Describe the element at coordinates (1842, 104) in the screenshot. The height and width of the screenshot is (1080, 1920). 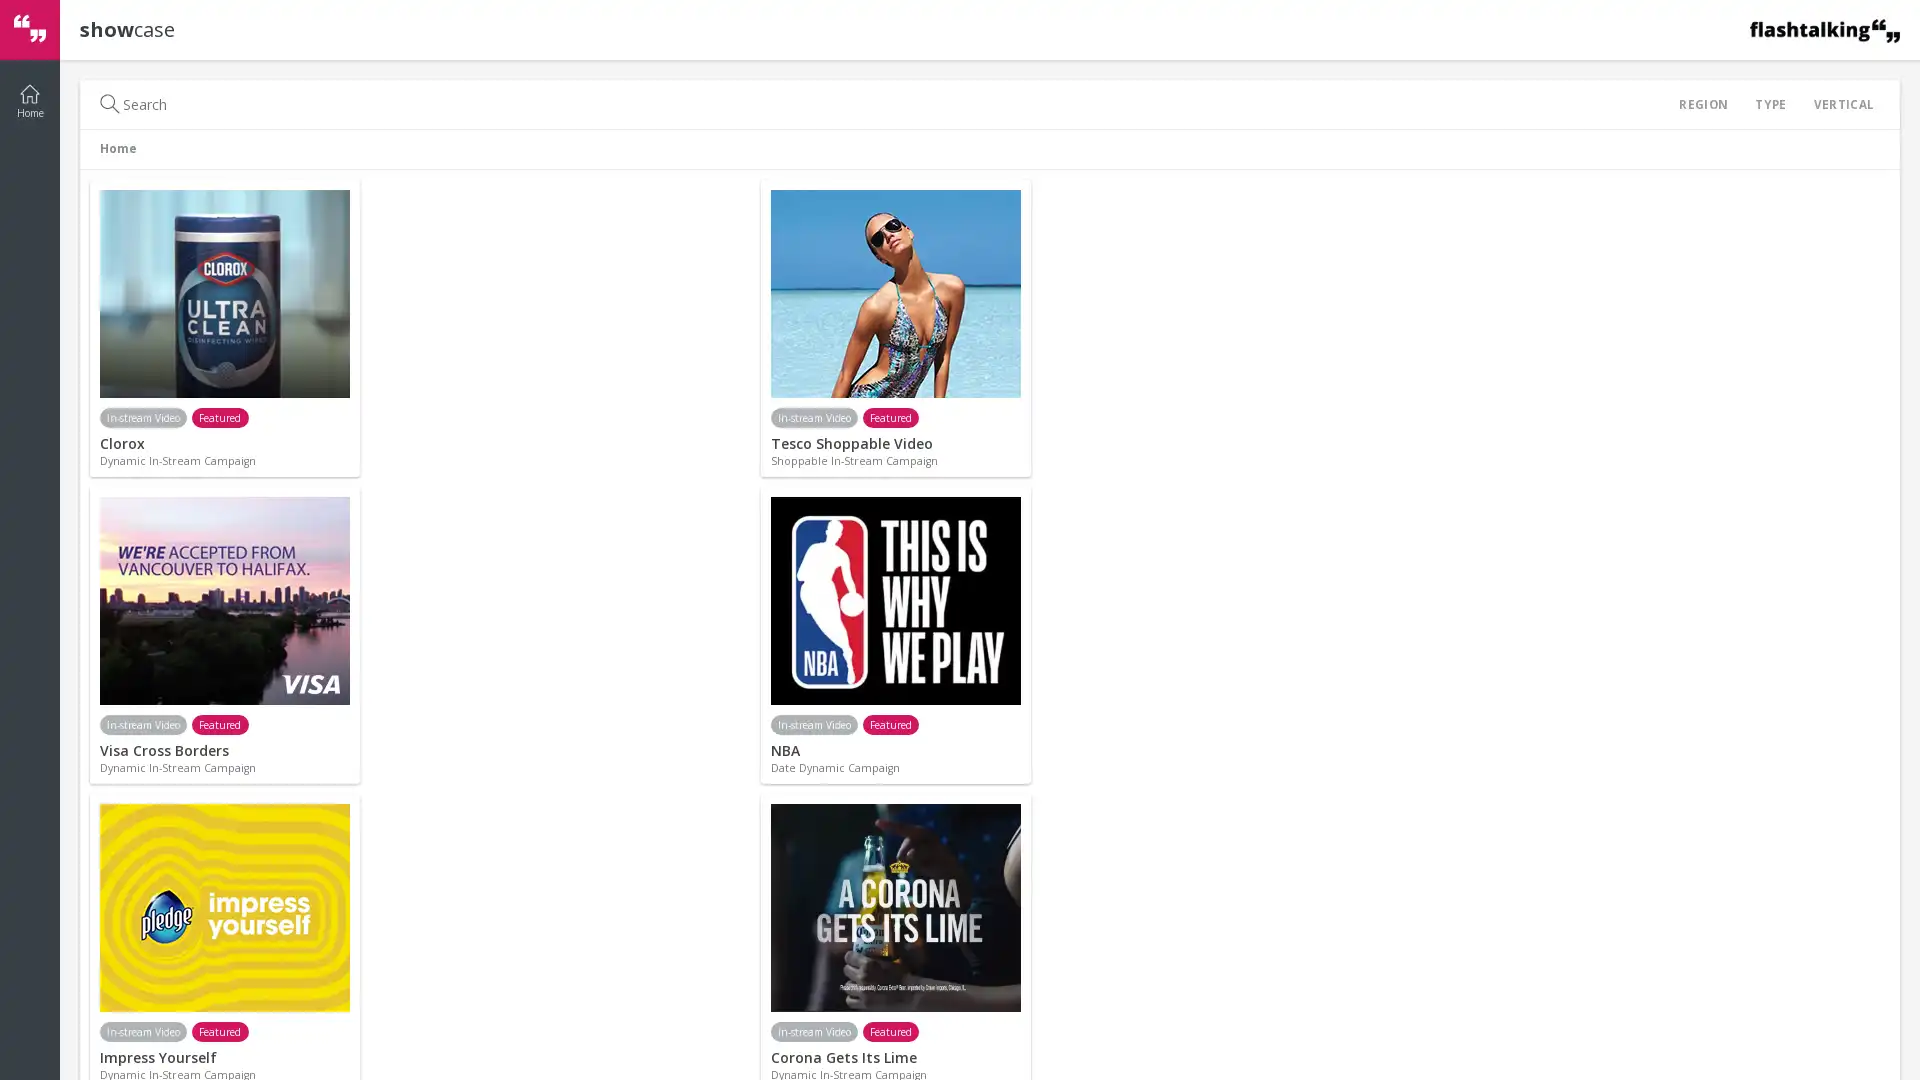
I see `VERTICAL` at that location.